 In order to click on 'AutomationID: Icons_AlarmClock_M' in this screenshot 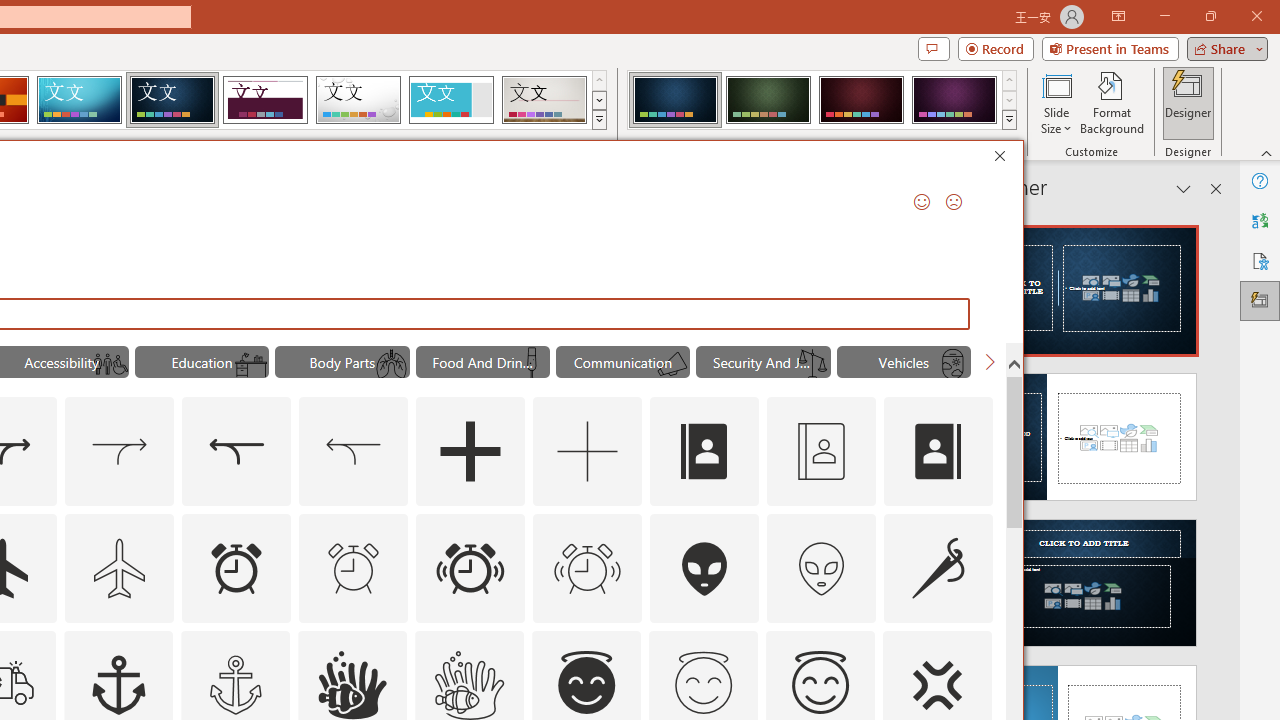, I will do `click(353, 568)`.